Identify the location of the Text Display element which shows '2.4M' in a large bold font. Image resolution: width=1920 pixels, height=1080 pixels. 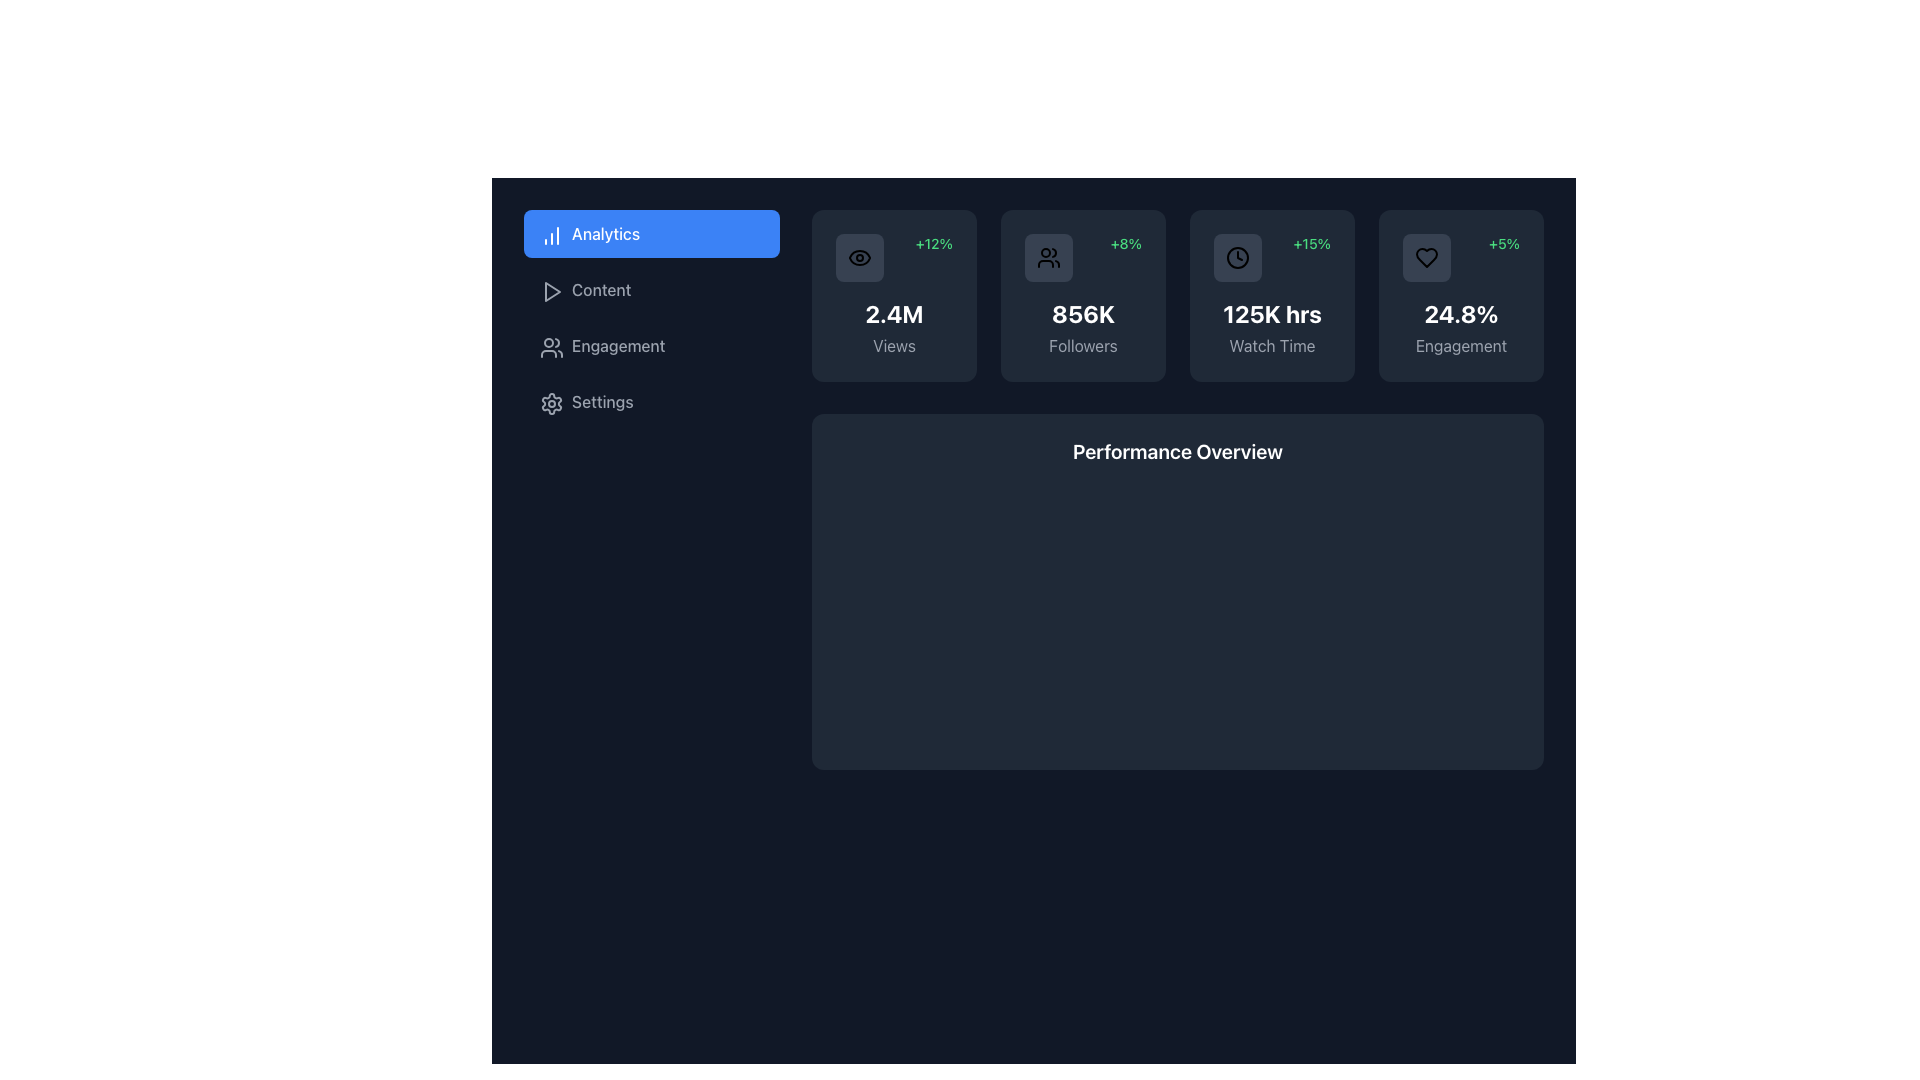
(893, 313).